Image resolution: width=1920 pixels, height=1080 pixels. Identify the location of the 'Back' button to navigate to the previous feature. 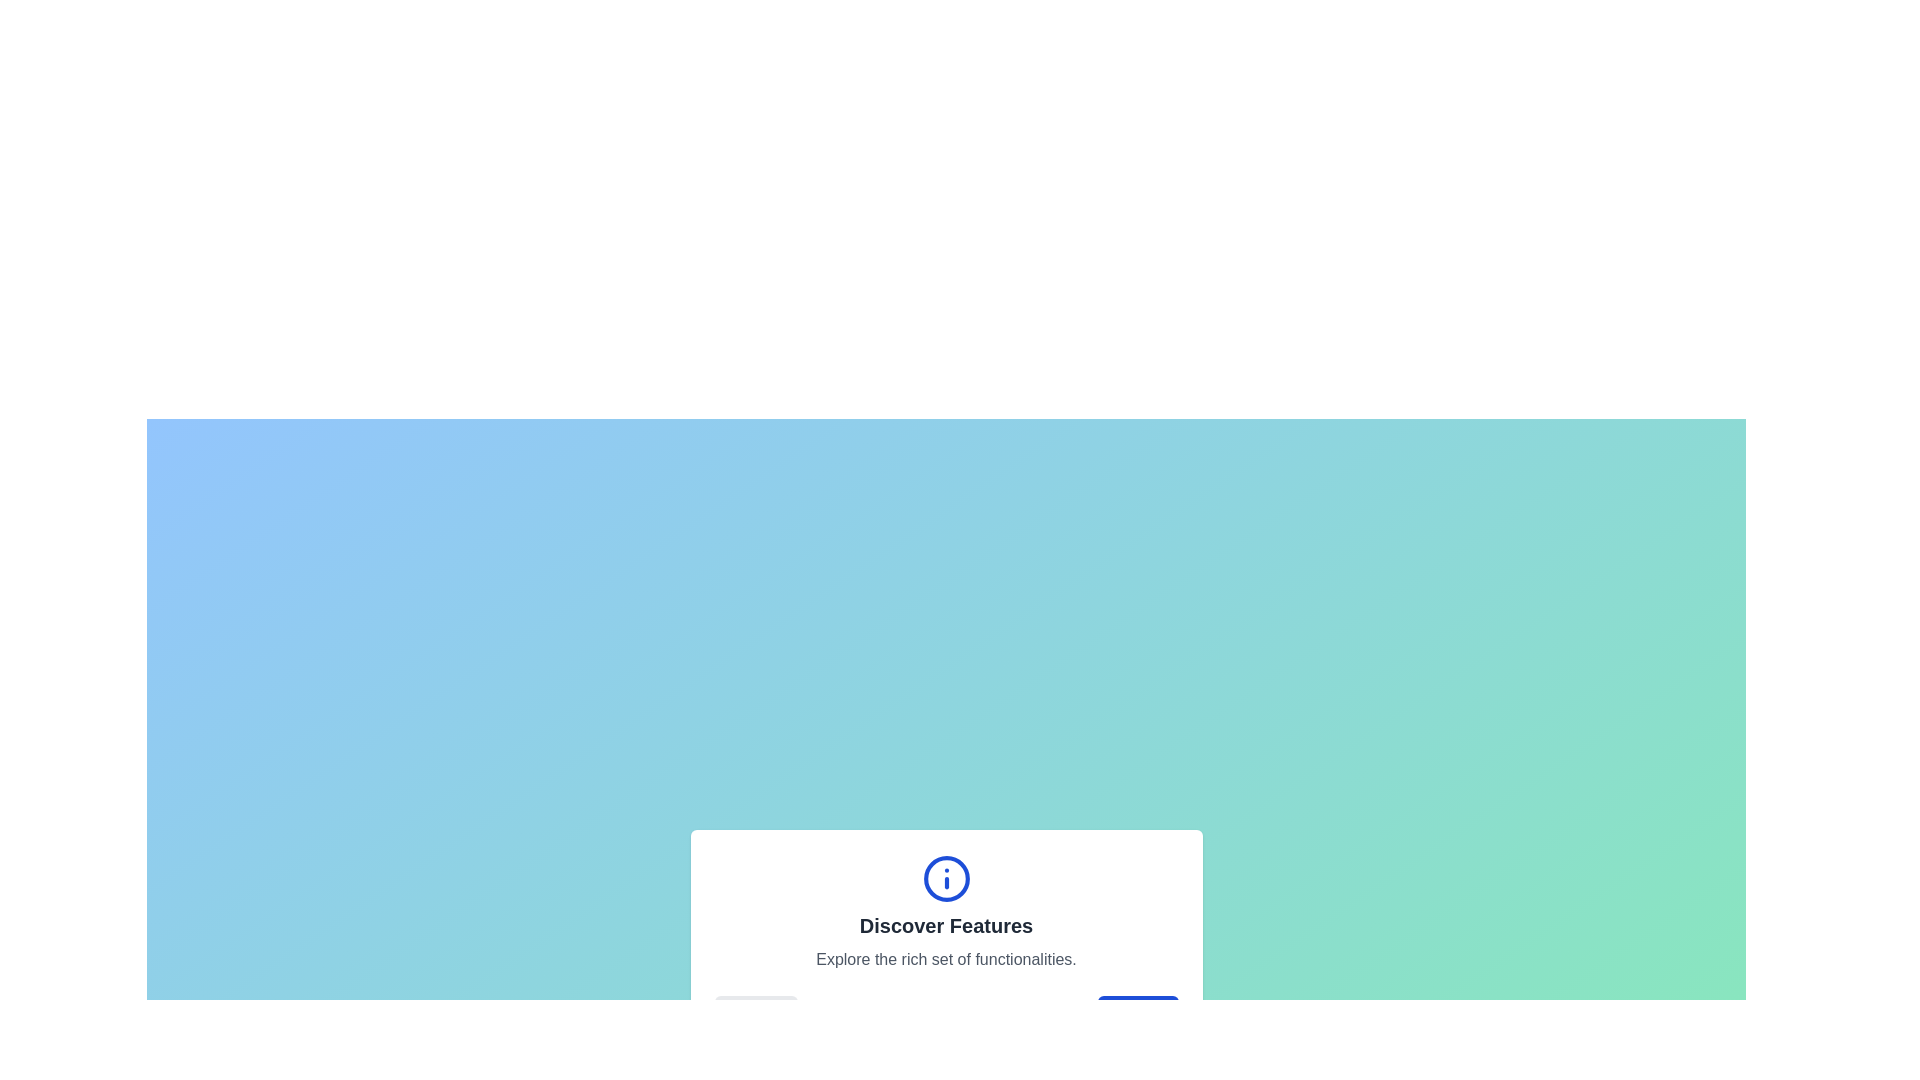
(754, 1015).